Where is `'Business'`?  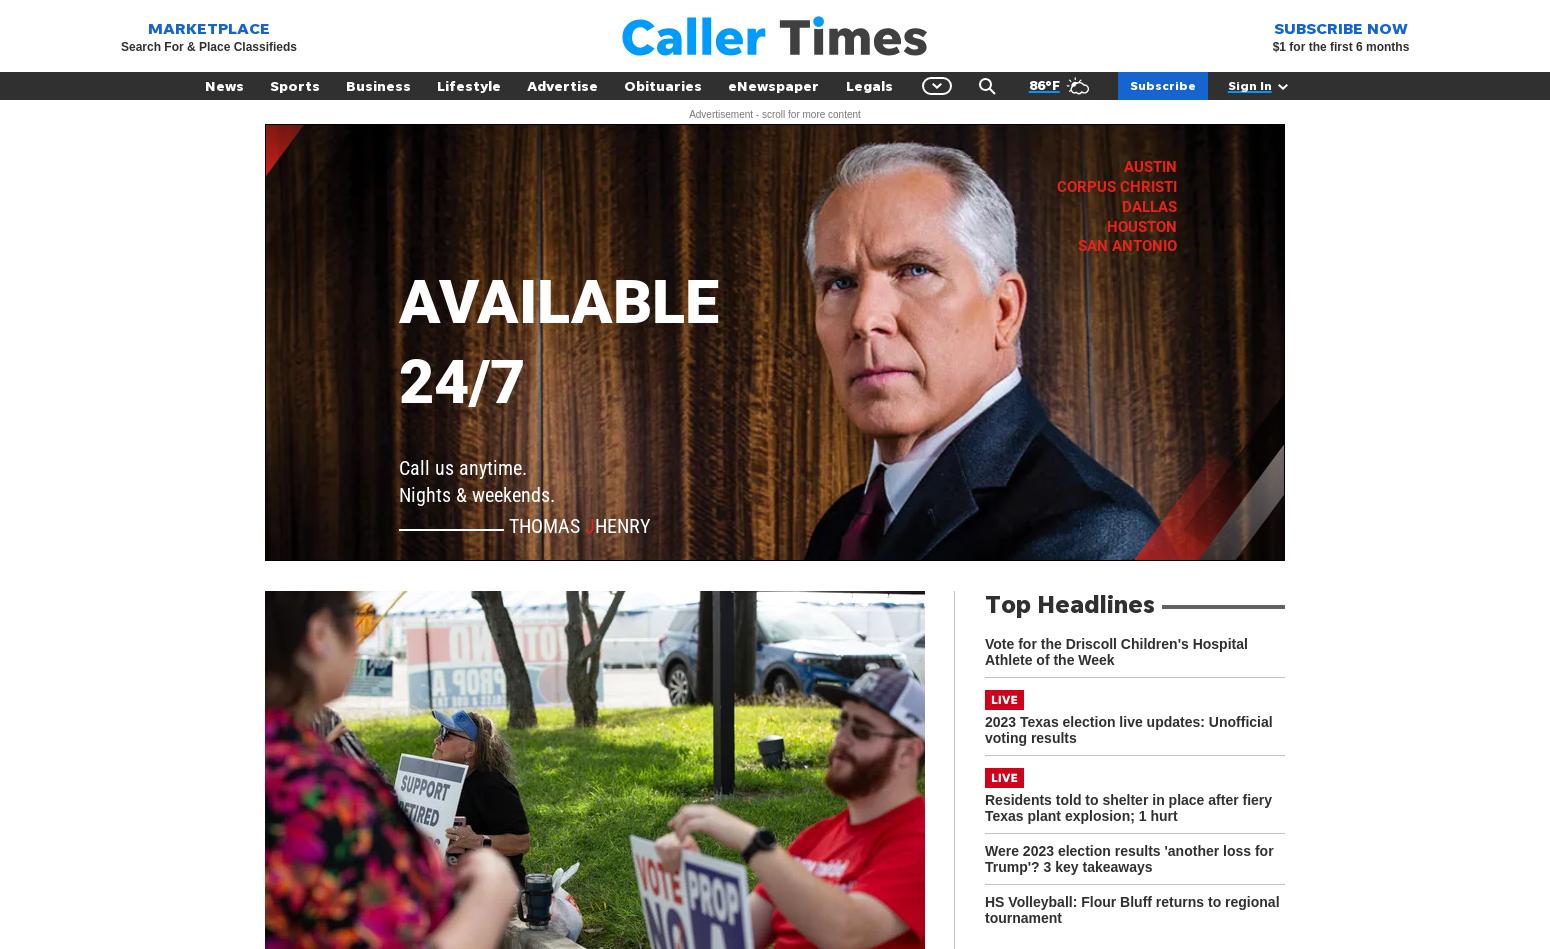 'Business' is located at coordinates (377, 85).